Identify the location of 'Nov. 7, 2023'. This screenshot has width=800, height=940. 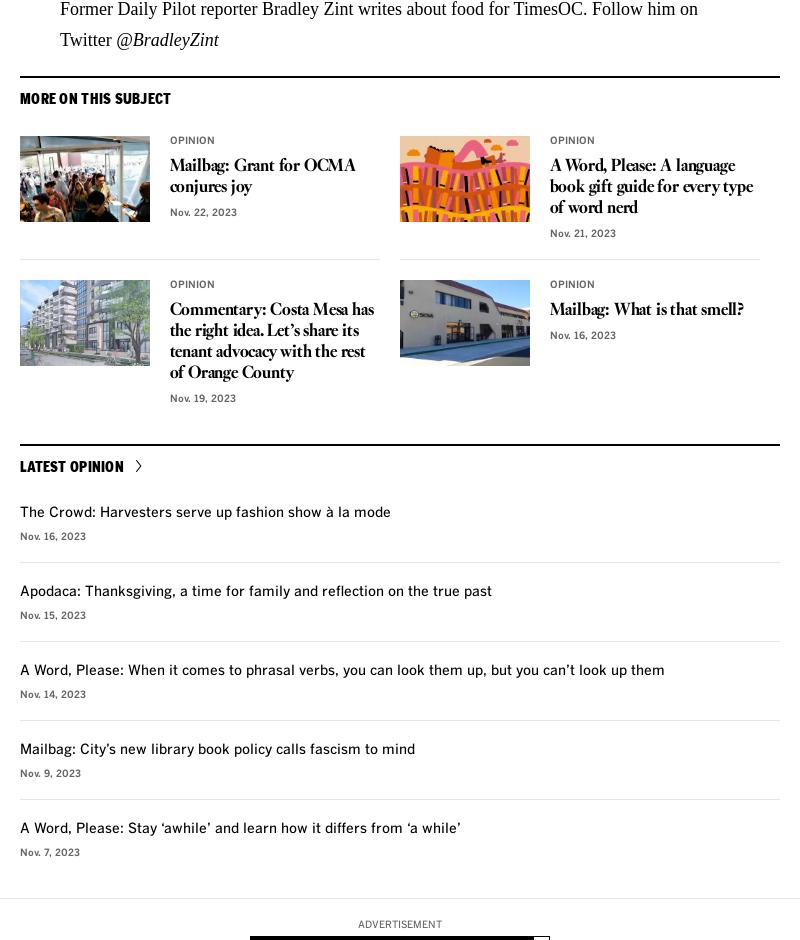
(49, 851).